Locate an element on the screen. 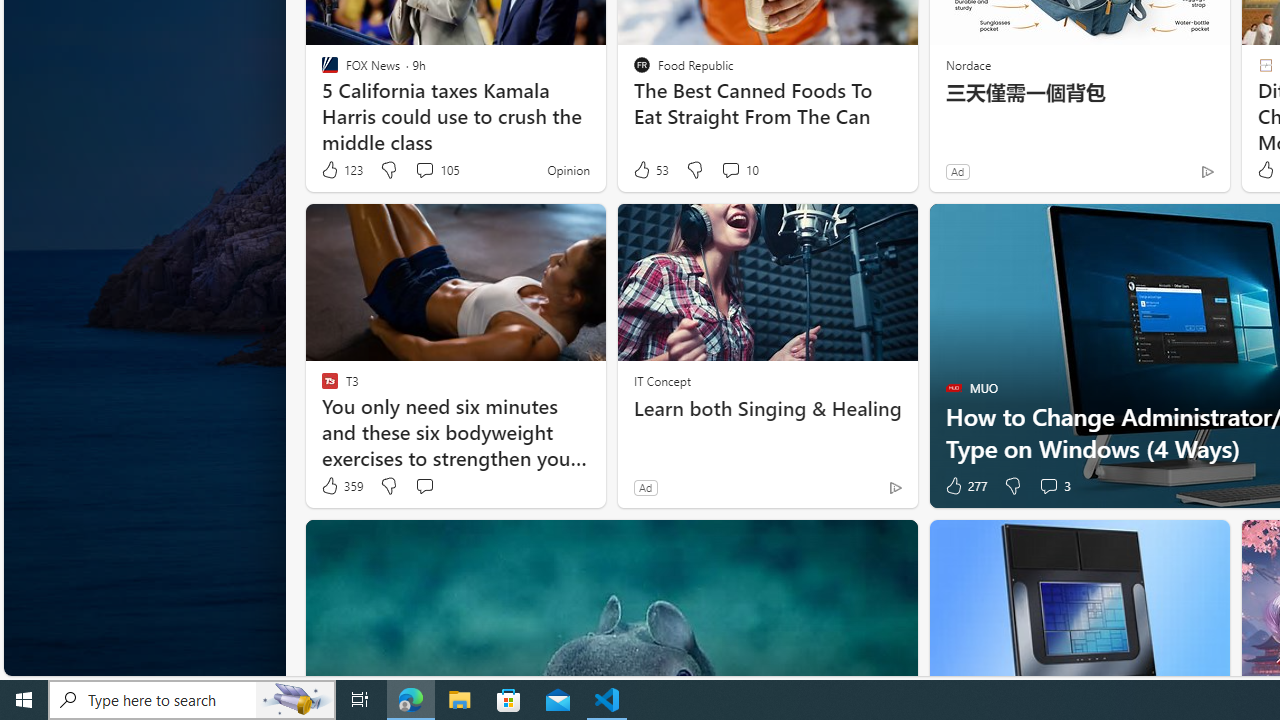  'View comments 105 Comment' is located at coordinates (436, 169).